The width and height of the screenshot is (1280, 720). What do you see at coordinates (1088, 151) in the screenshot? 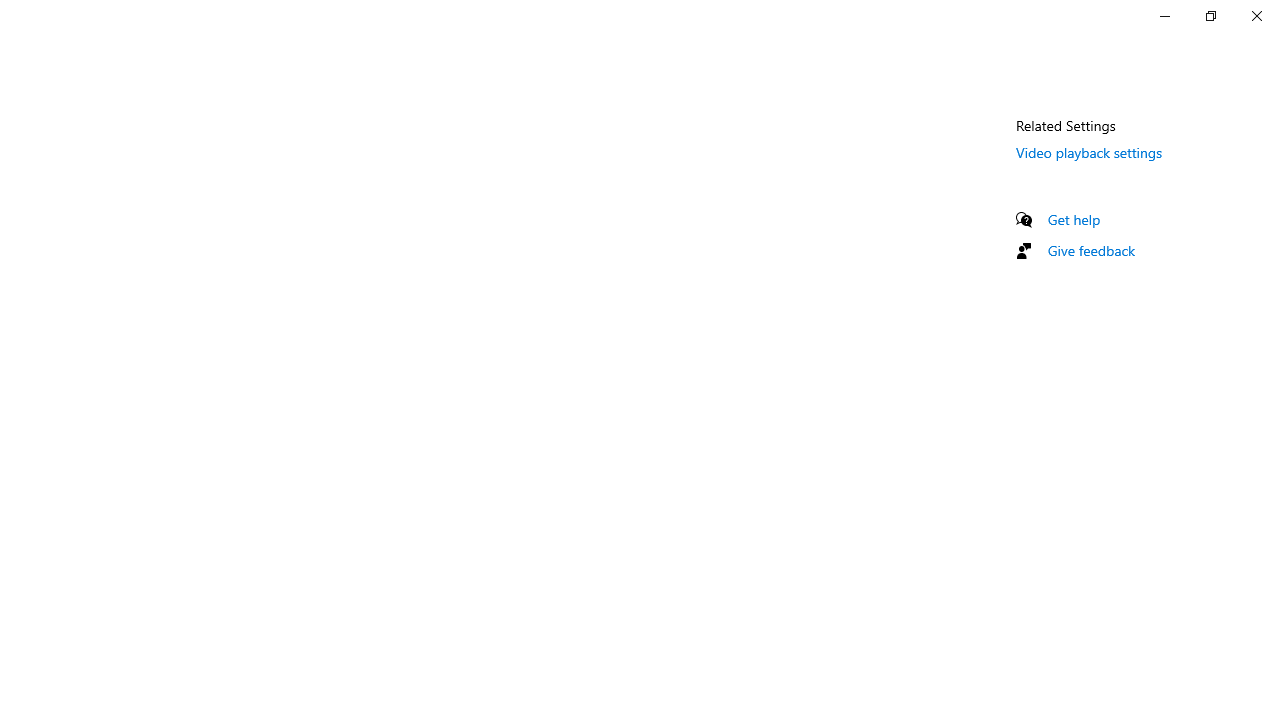
I see `'Video playback settings'` at bounding box center [1088, 151].